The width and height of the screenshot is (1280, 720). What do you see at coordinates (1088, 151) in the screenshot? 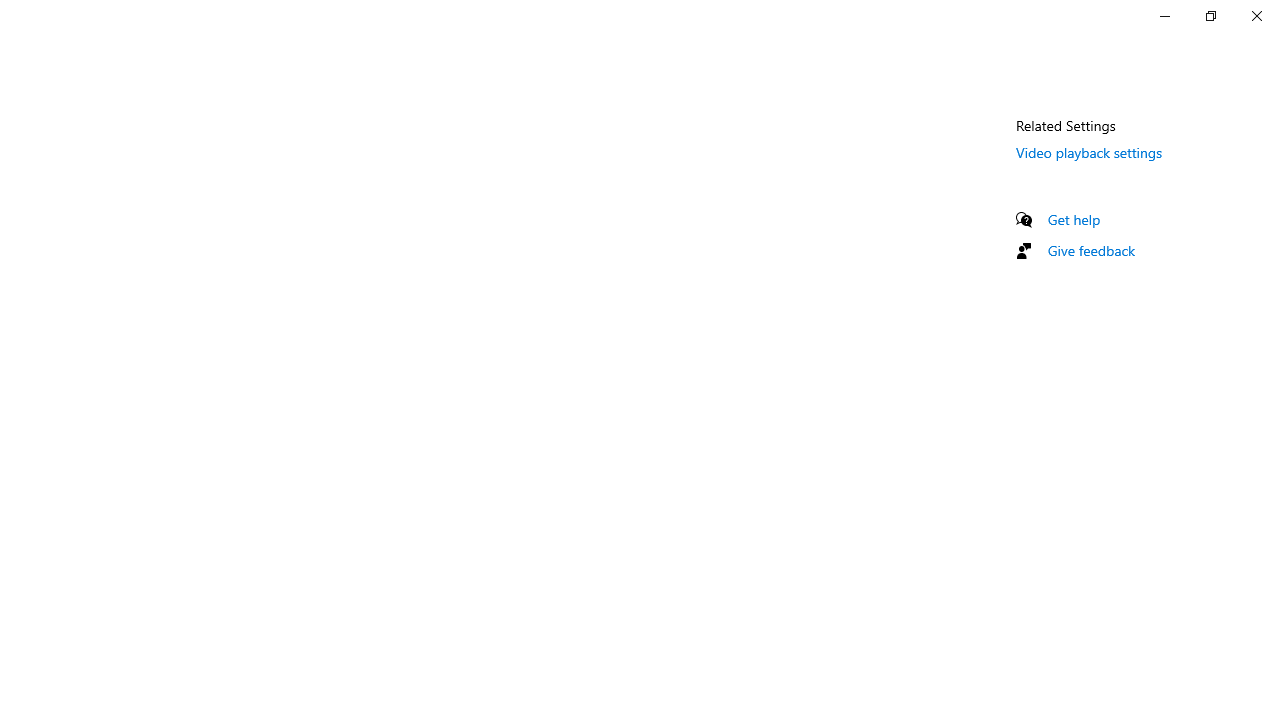
I see `'Video playback settings'` at bounding box center [1088, 151].